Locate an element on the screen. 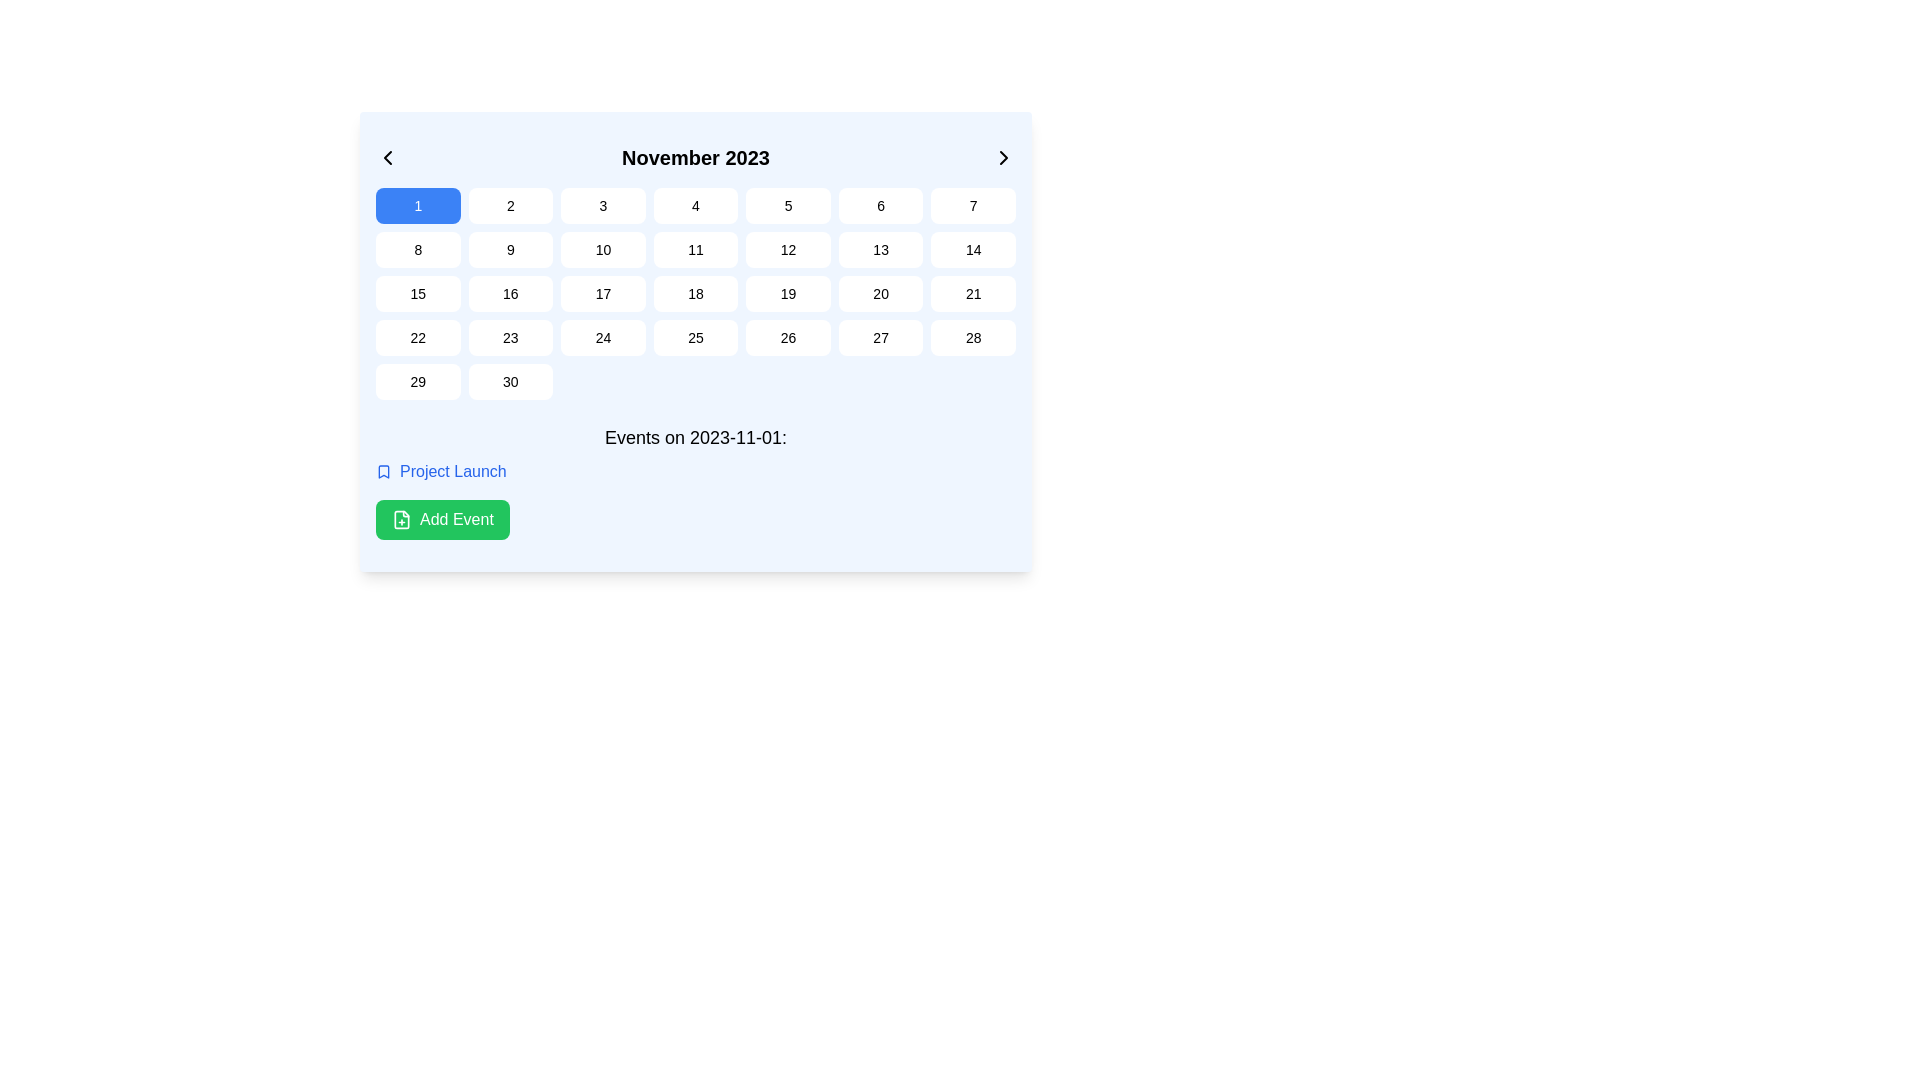 This screenshot has height=1080, width=1920. the interactive calendar cell representing the 13th day of the month is located at coordinates (880, 249).